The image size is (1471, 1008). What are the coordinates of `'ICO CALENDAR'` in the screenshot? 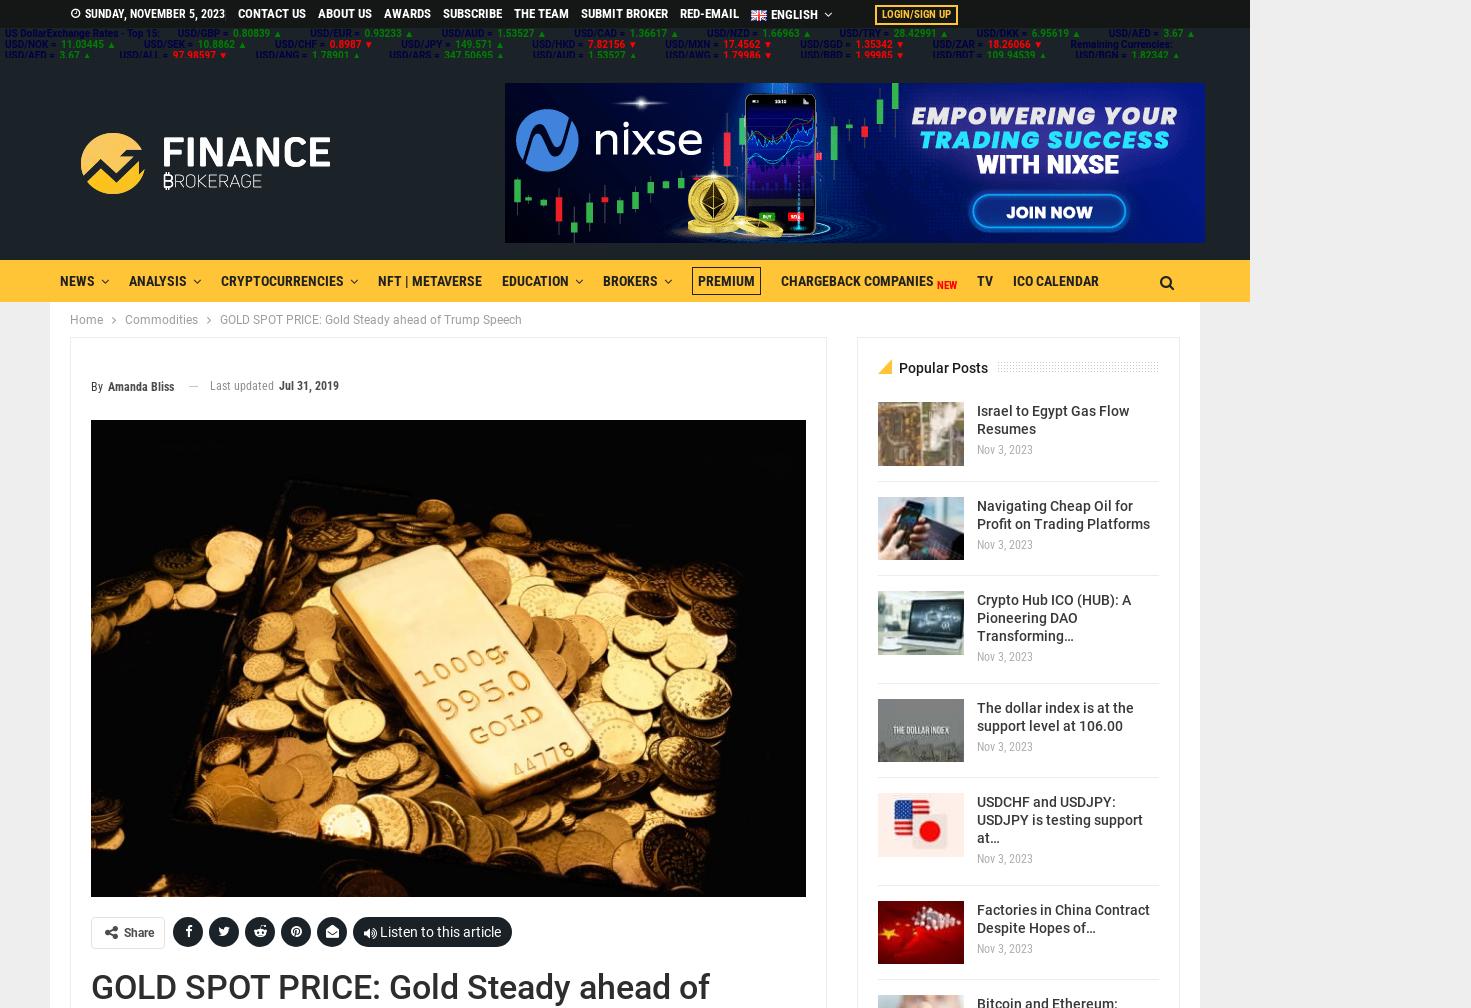 It's located at (1056, 281).